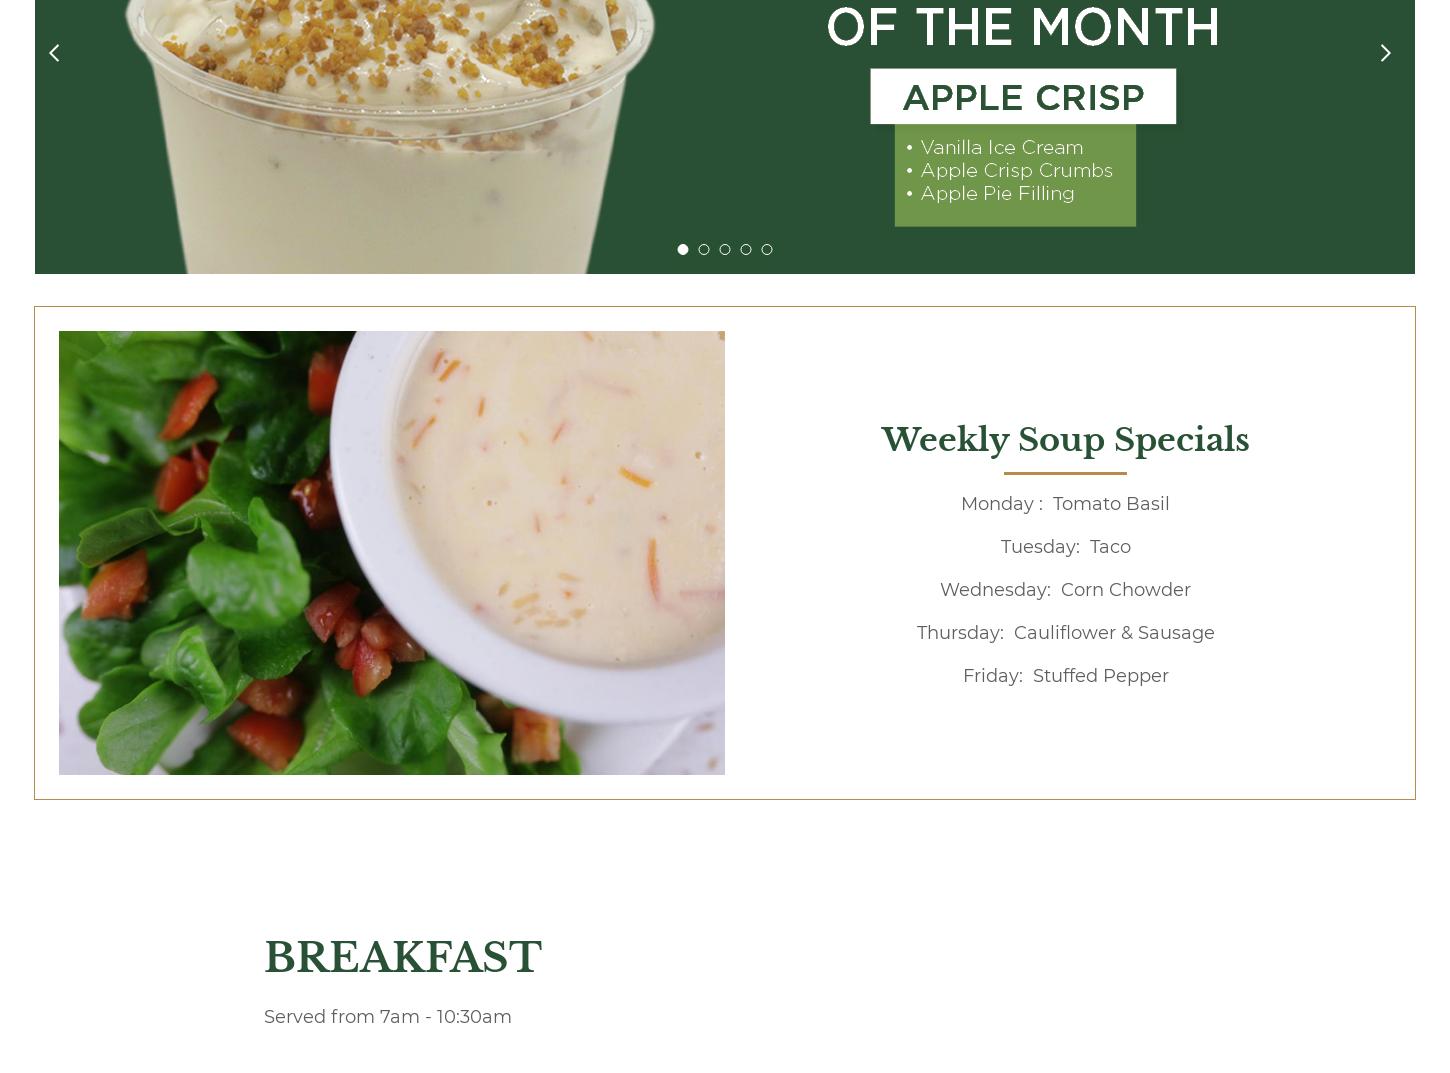 Image resolution: width=1450 pixels, height=1073 pixels. What do you see at coordinates (622, 819) in the screenshot?
I see `'Located on 50 acres in the rolling hills of Holmes County, Keim is the destination and trusted source for your home, building, and woodworking needs. Founded in 1911, our fourth-generation family business is dedicated to caring for your project like we care for our own.'` at bounding box center [622, 819].